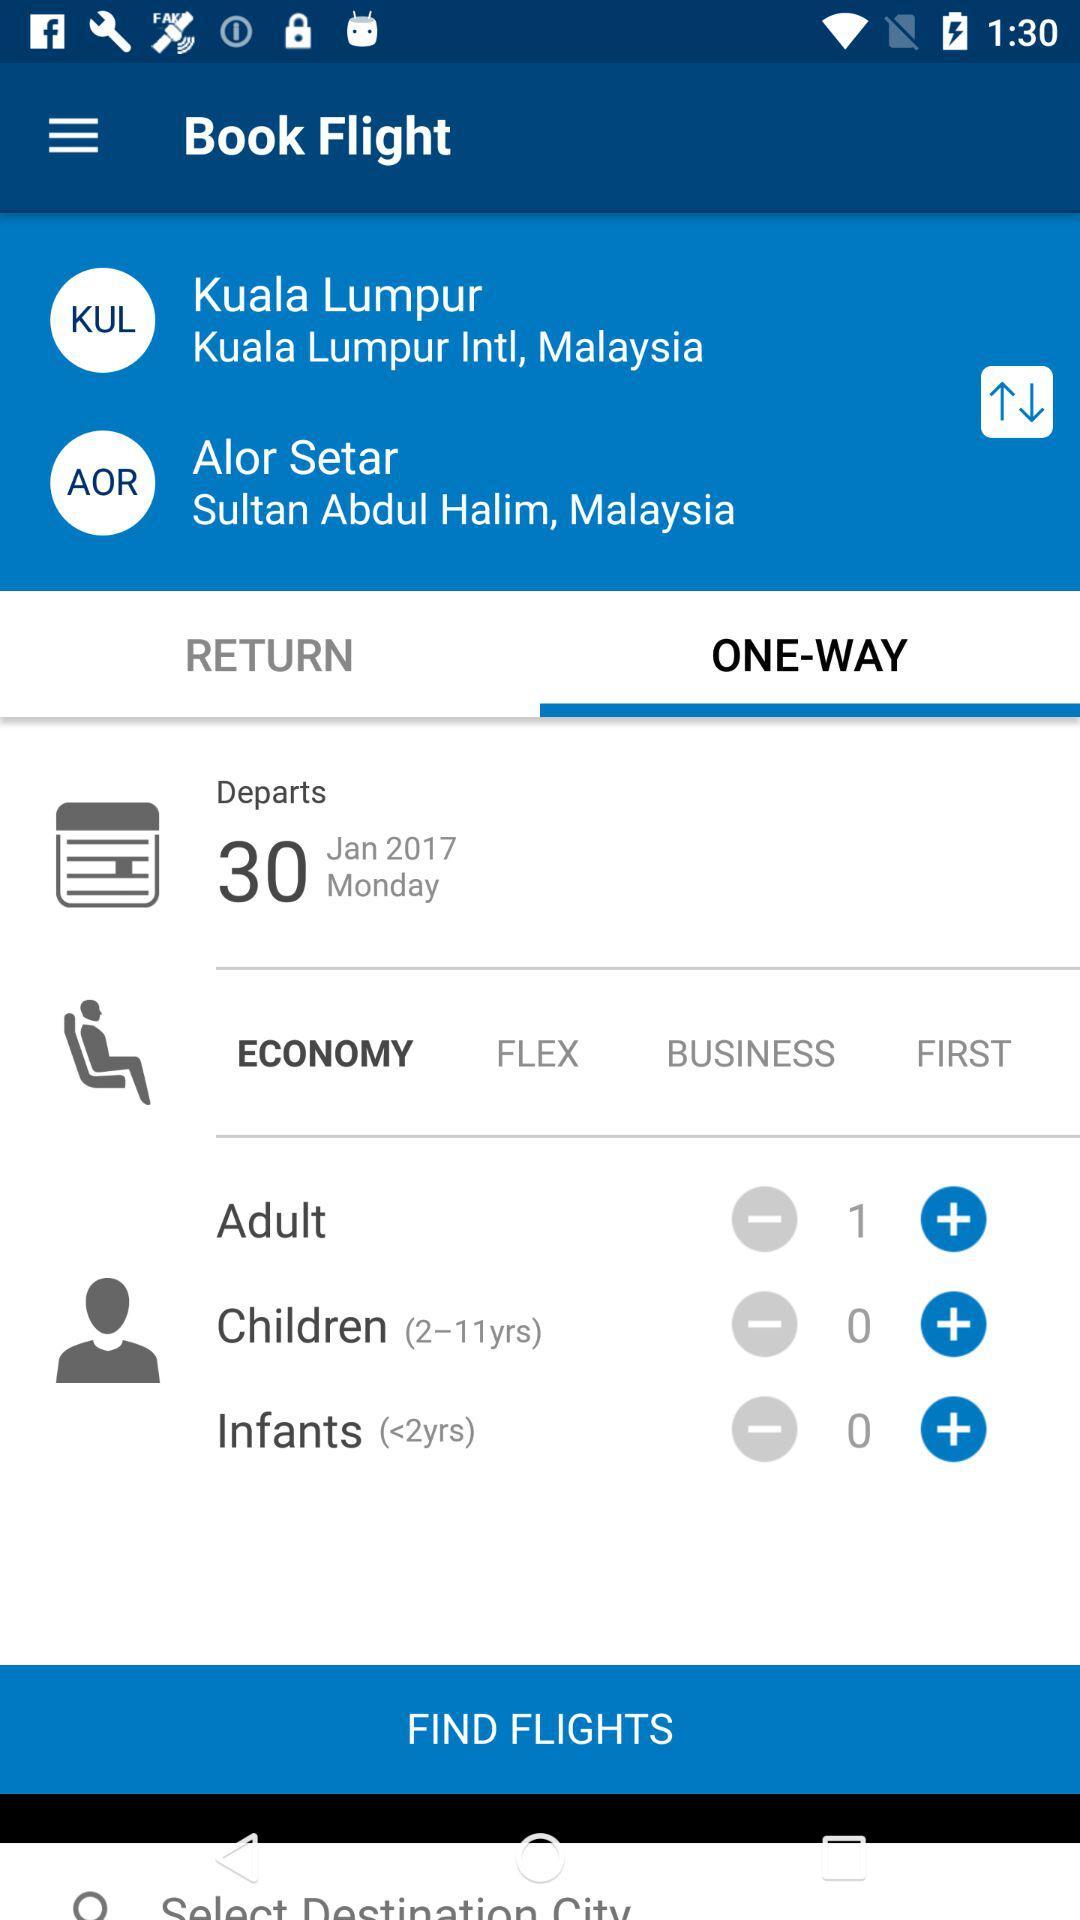 This screenshot has height=1920, width=1080. What do you see at coordinates (537, 1051) in the screenshot?
I see `icon next to the economy radio button` at bounding box center [537, 1051].